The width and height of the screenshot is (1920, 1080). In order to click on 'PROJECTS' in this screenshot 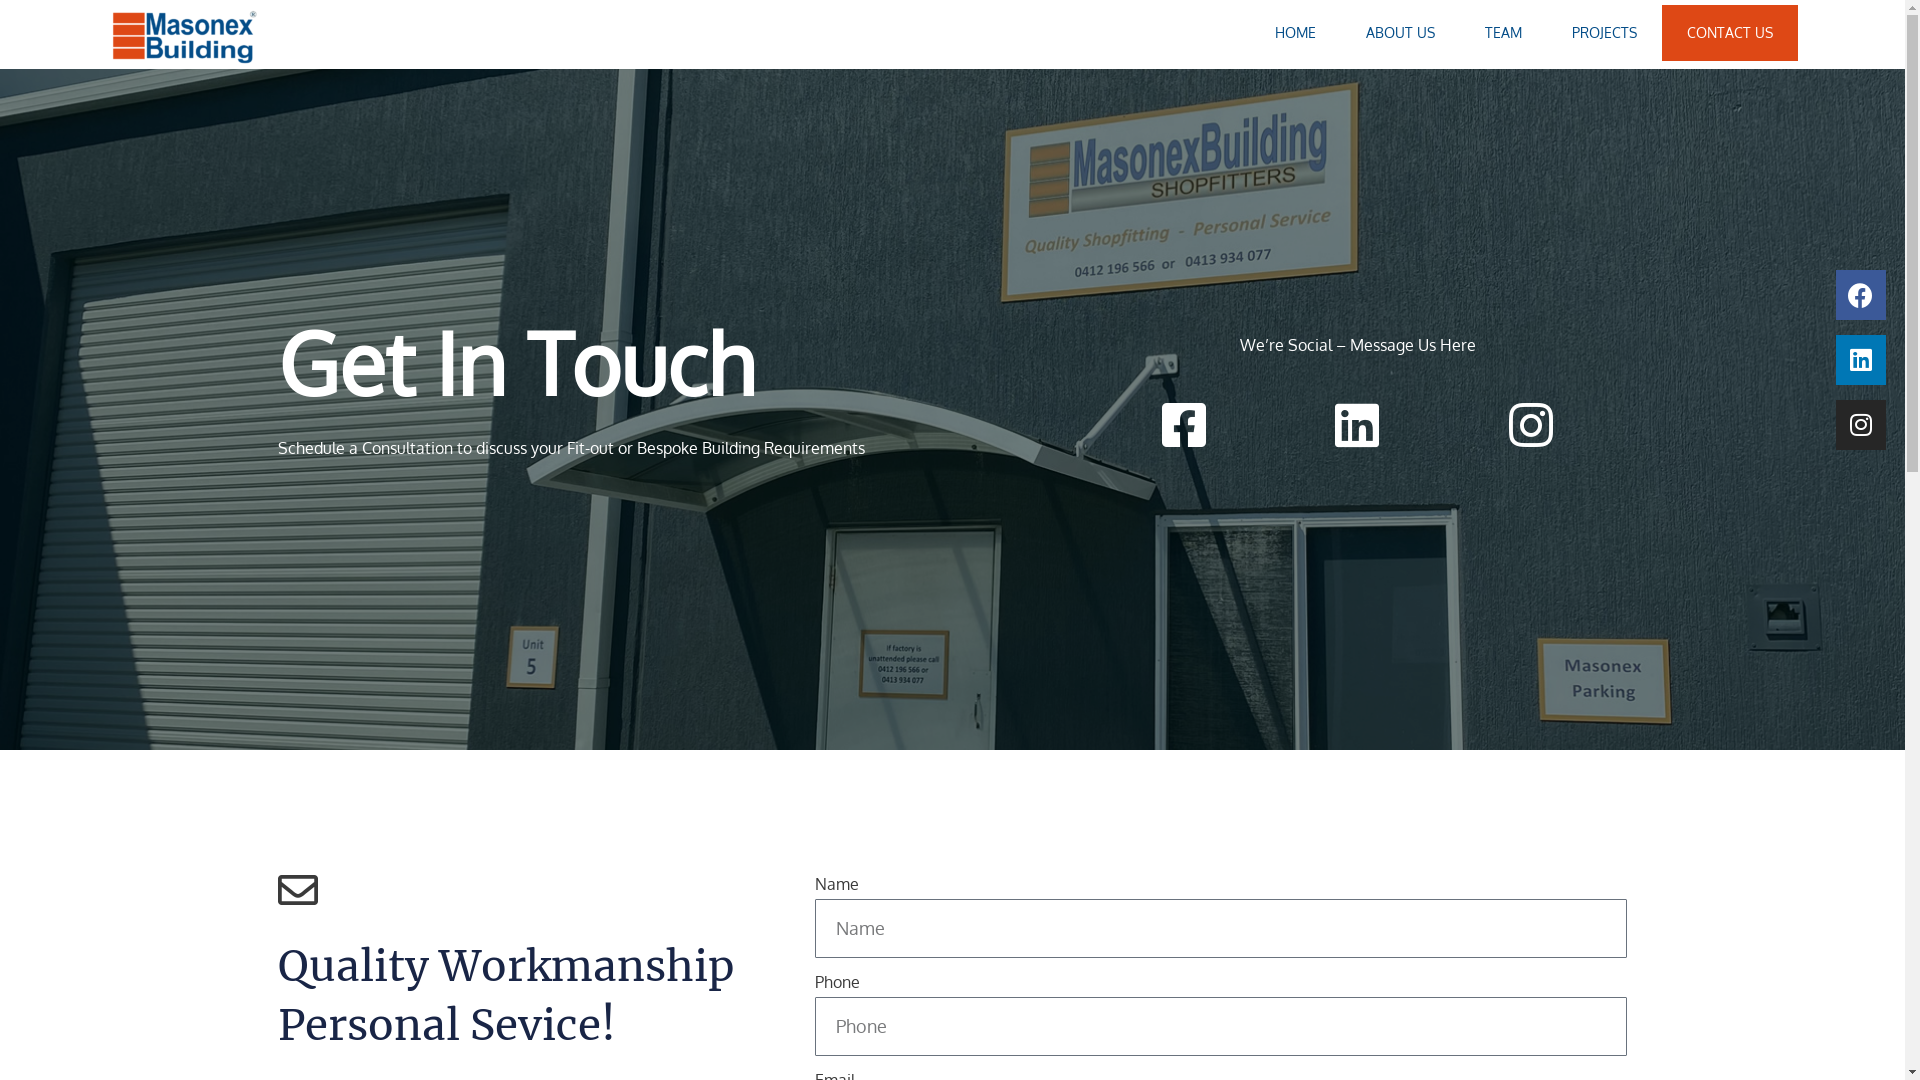, I will do `click(1603, 33)`.